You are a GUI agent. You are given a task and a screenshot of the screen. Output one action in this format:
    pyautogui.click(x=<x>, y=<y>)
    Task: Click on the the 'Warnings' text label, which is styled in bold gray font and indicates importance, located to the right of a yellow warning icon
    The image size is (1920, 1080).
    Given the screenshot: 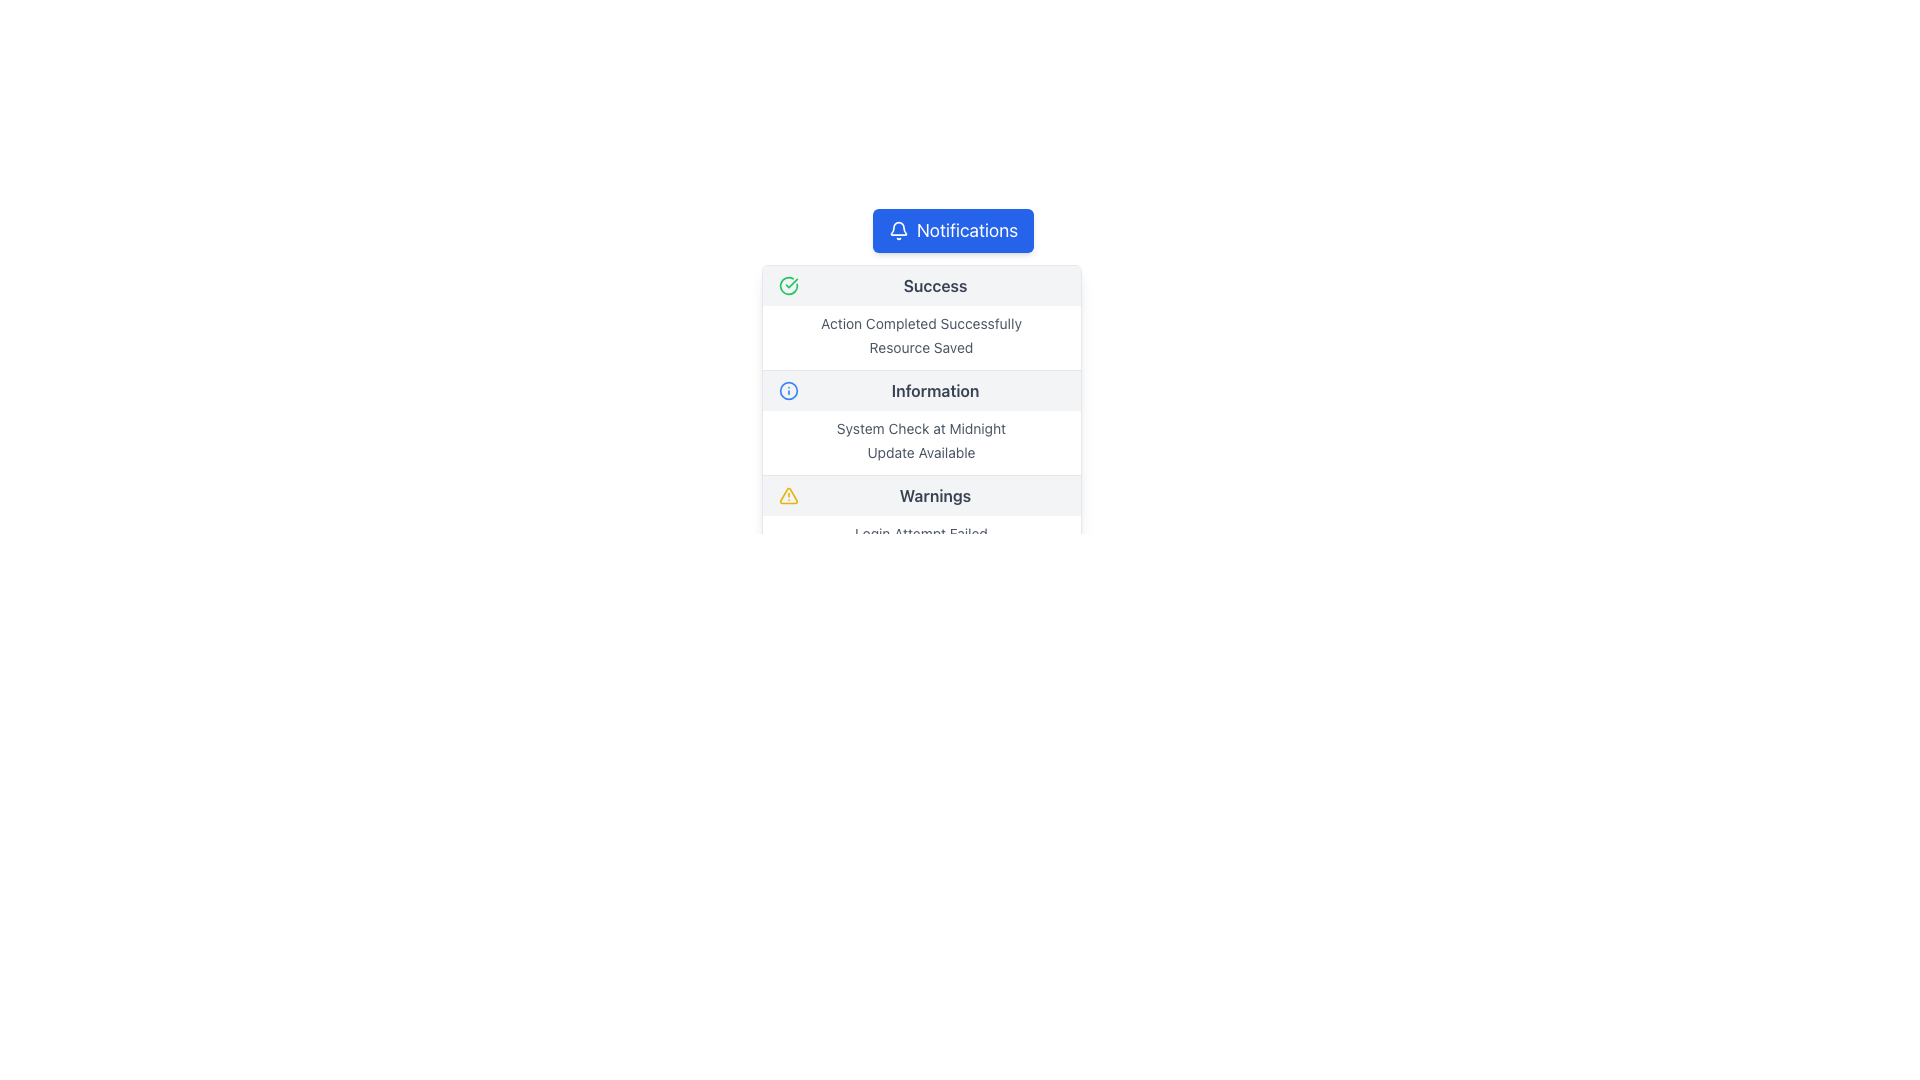 What is the action you would take?
    pyautogui.click(x=934, y=495)
    